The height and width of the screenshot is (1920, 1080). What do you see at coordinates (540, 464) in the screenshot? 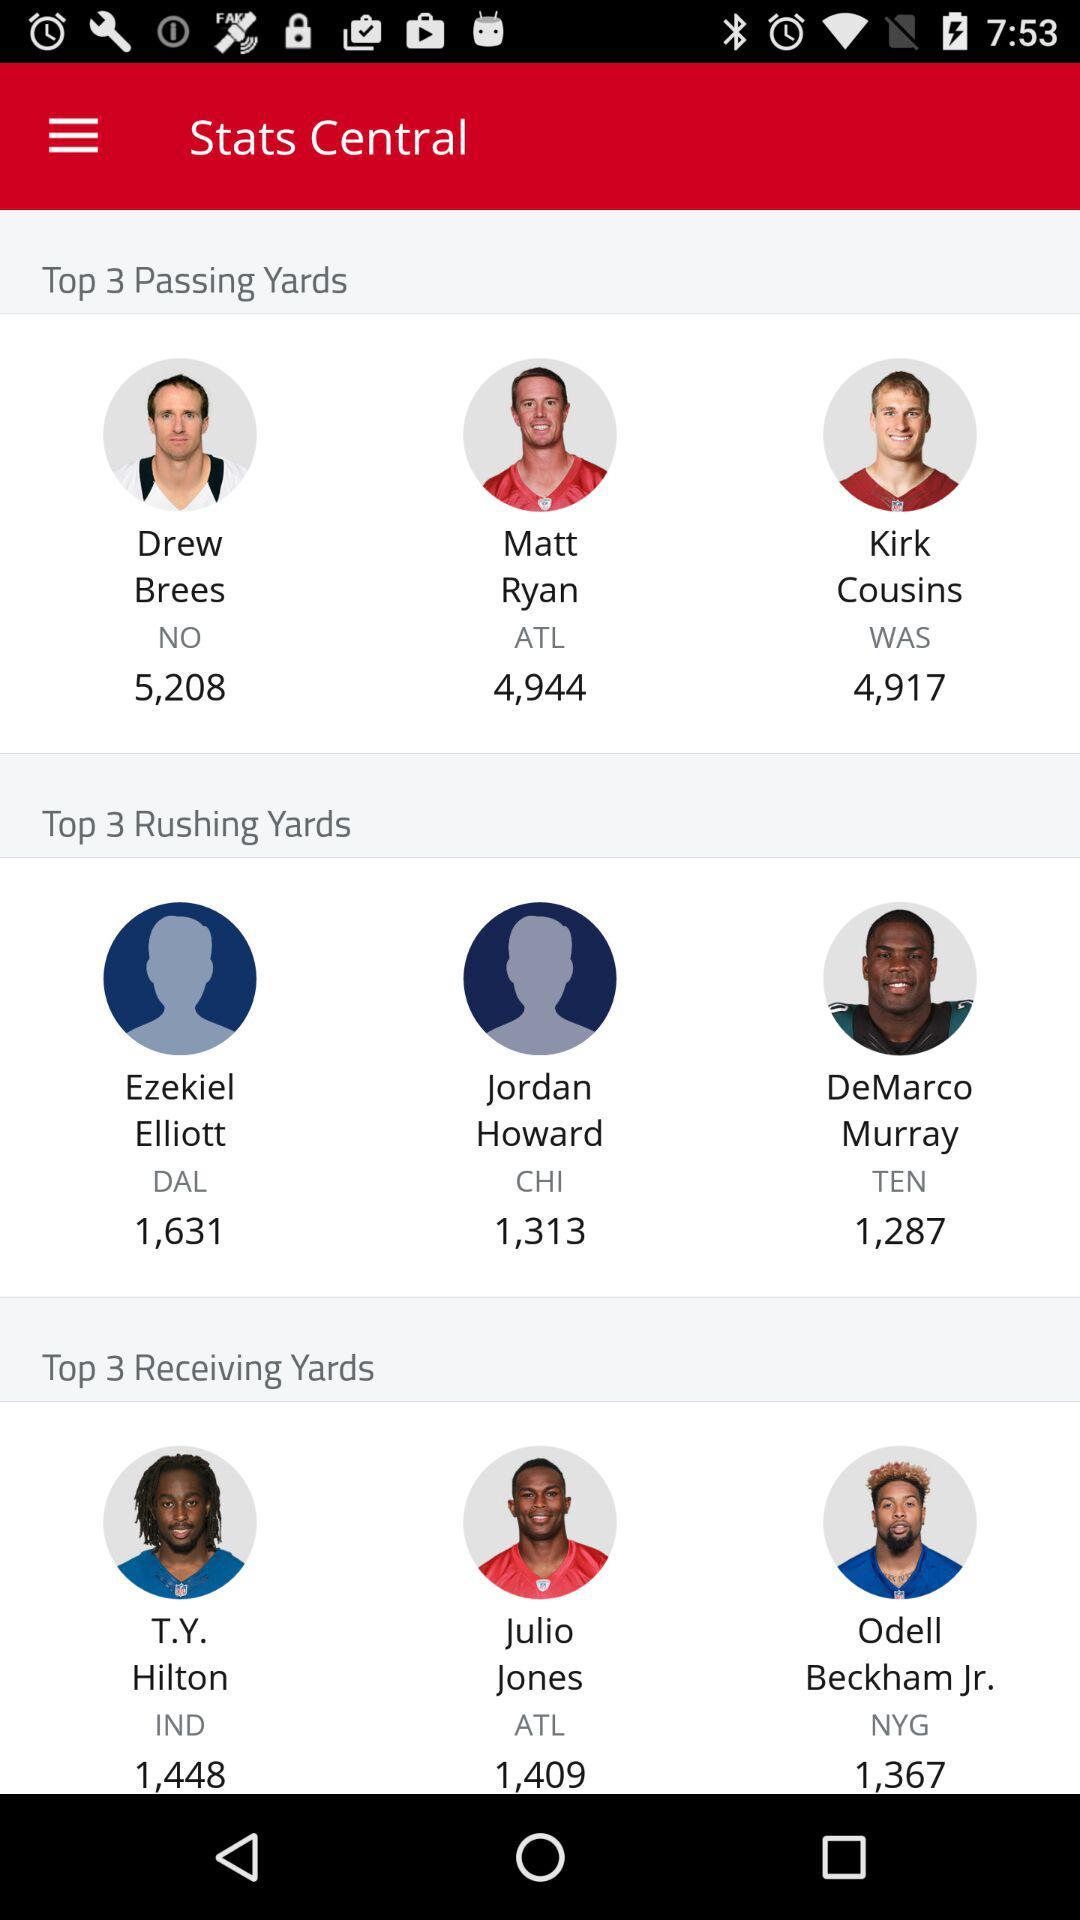
I see `the avatar icon` at bounding box center [540, 464].